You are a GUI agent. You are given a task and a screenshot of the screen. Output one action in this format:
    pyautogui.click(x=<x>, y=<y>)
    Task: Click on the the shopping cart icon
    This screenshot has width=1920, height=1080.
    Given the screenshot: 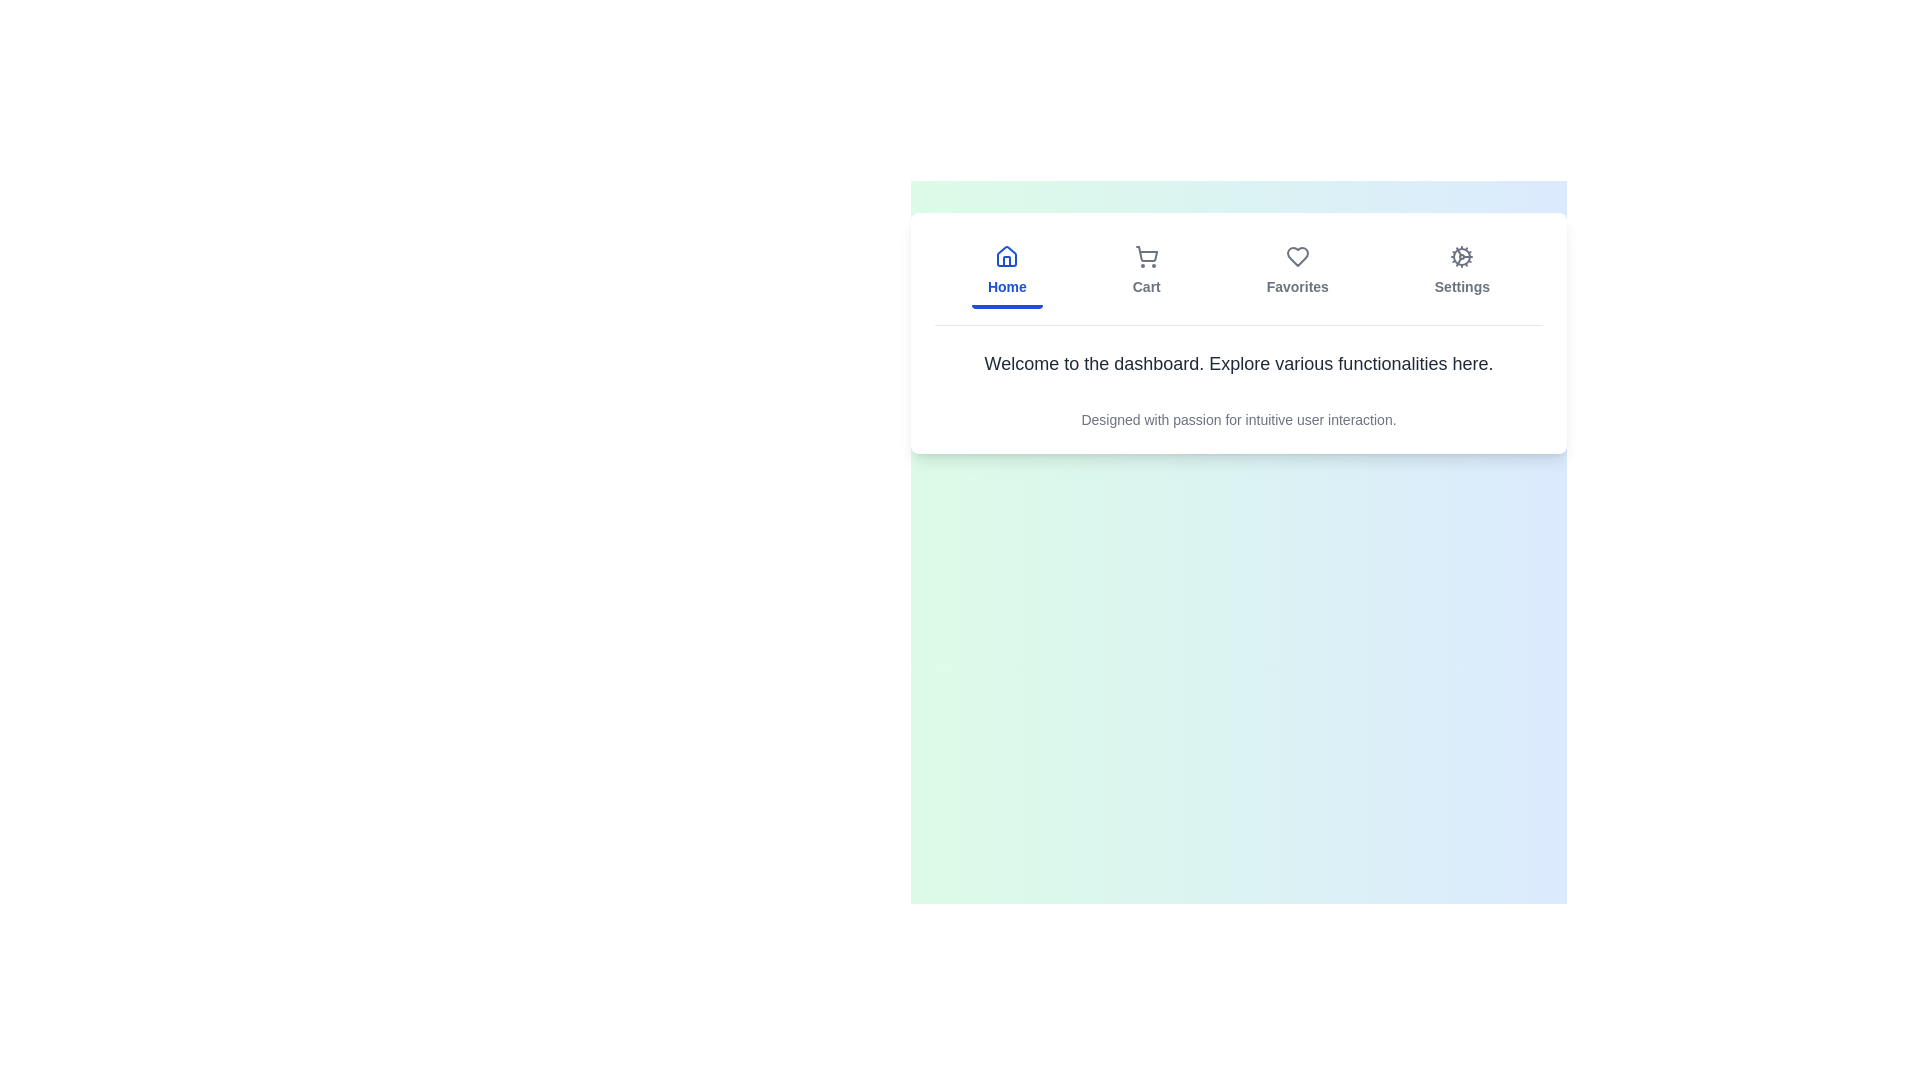 What is the action you would take?
    pyautogui.click(x=1146, y=253)
    